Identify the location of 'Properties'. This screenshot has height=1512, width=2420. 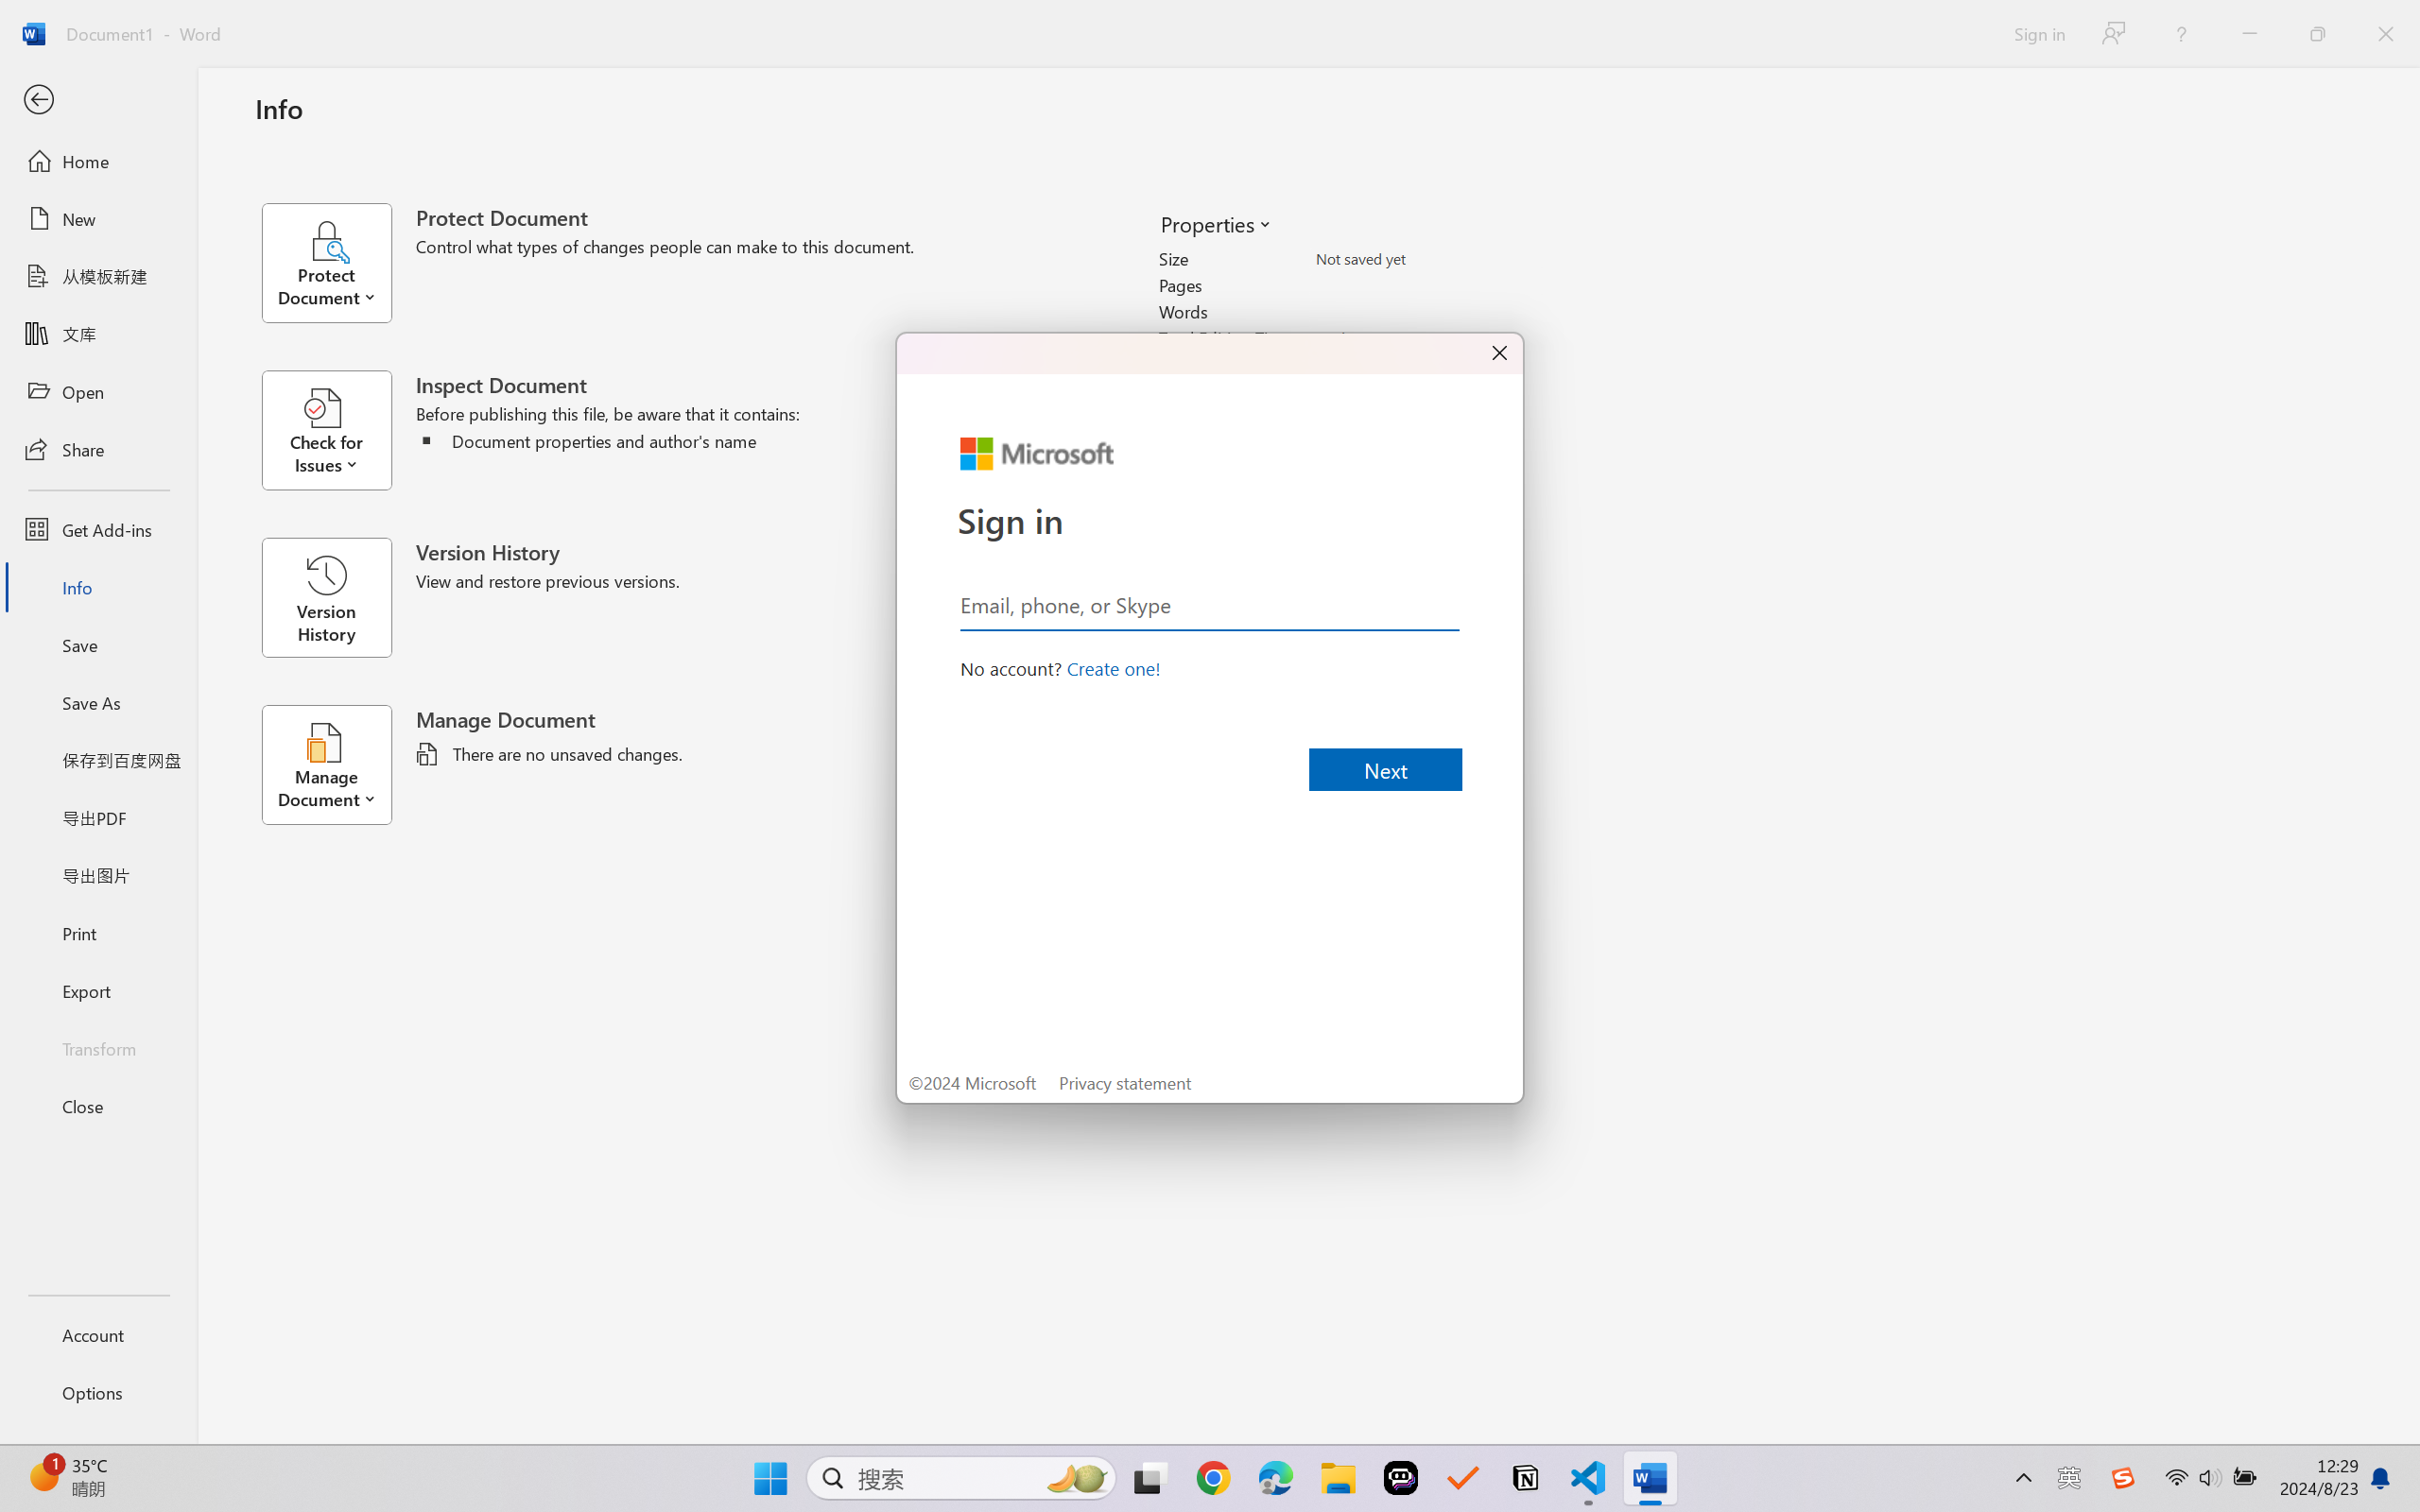
(1214, 223).